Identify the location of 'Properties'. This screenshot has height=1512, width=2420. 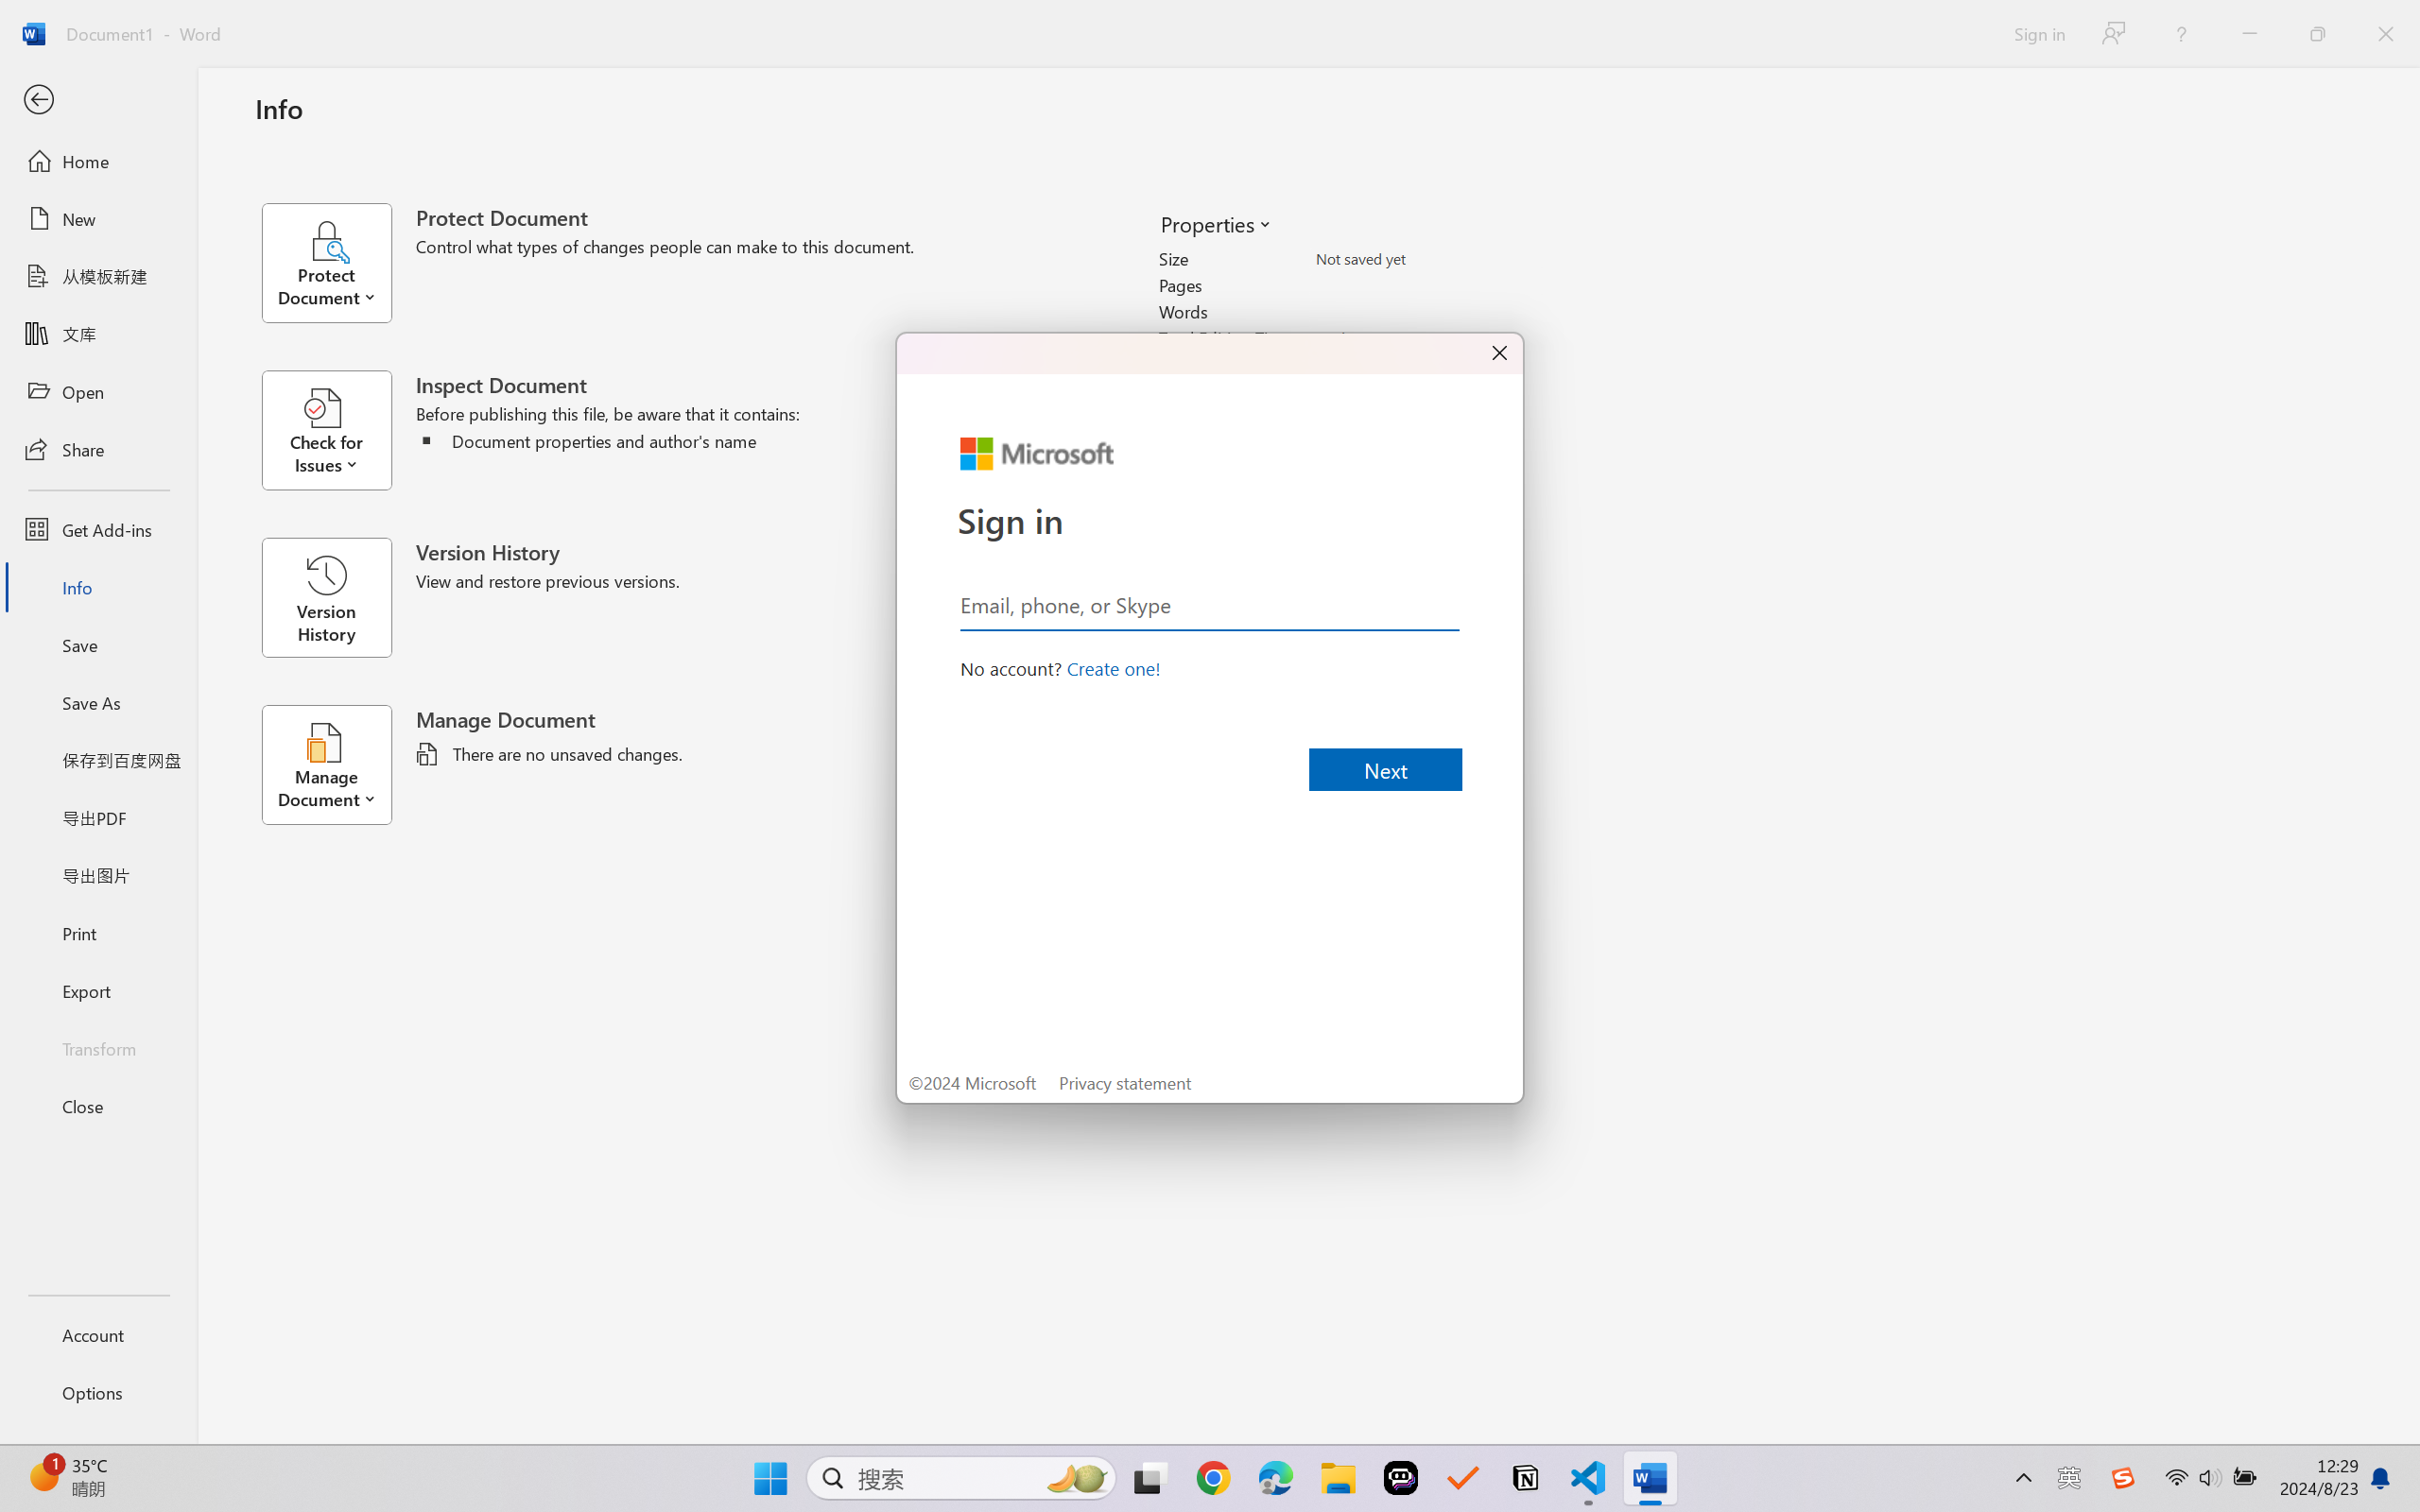
(1214, 223).